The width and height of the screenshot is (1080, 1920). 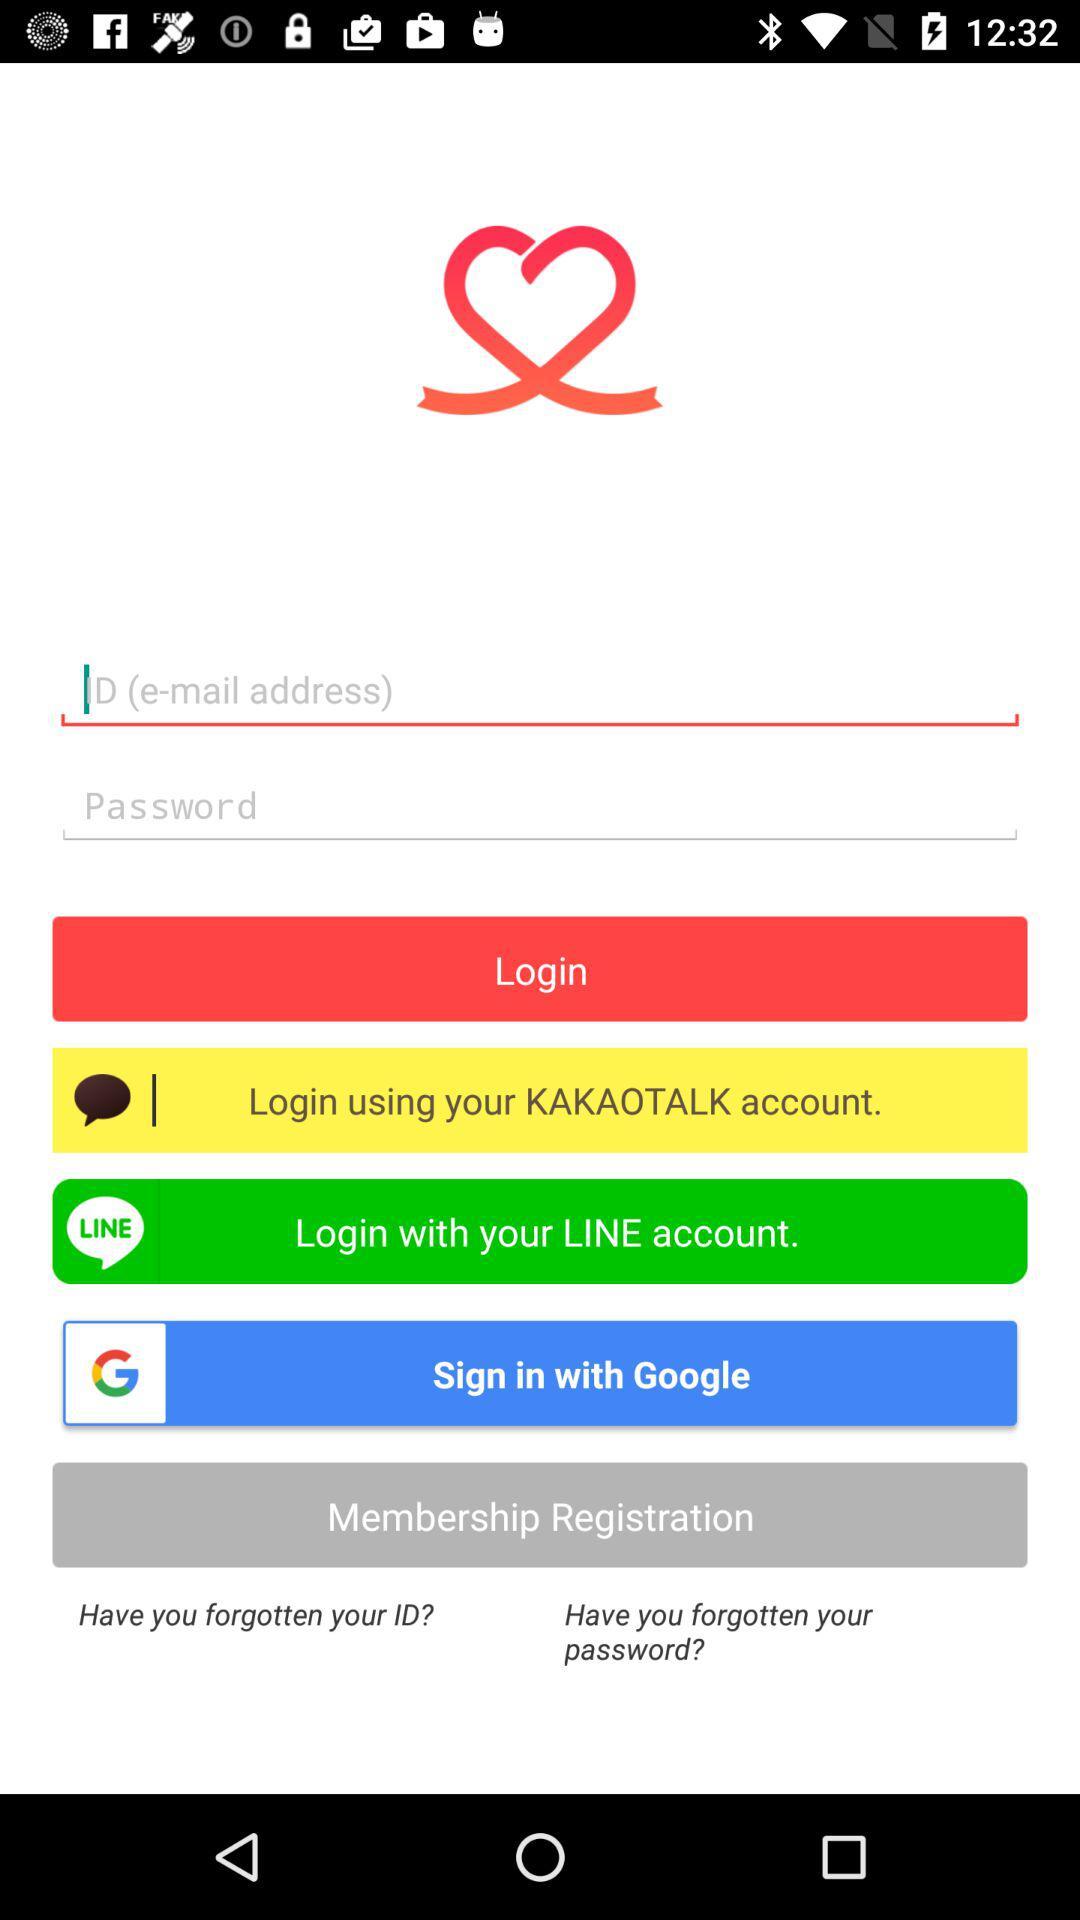 I want to click on the sign in with, so click(x=540, y=1372).